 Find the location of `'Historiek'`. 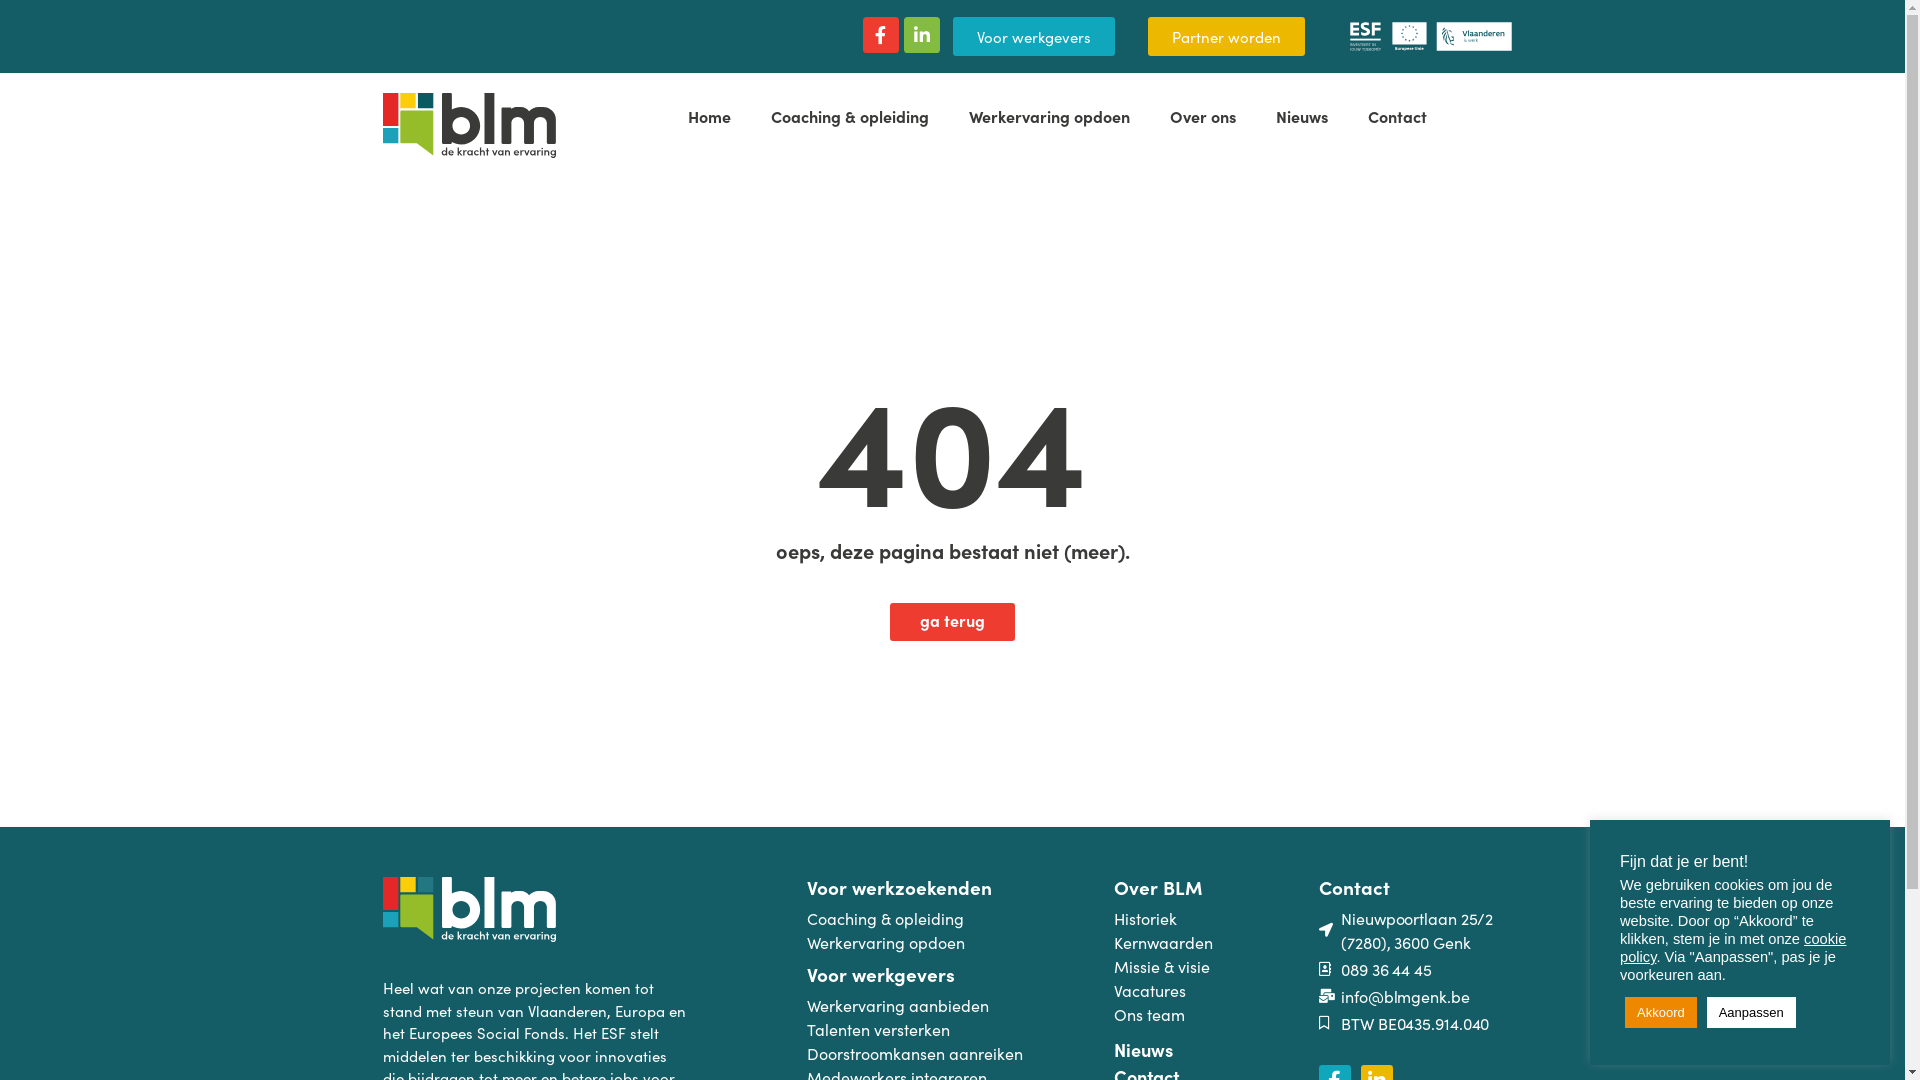

'Historiek' is located at coordinates (1215, 918).